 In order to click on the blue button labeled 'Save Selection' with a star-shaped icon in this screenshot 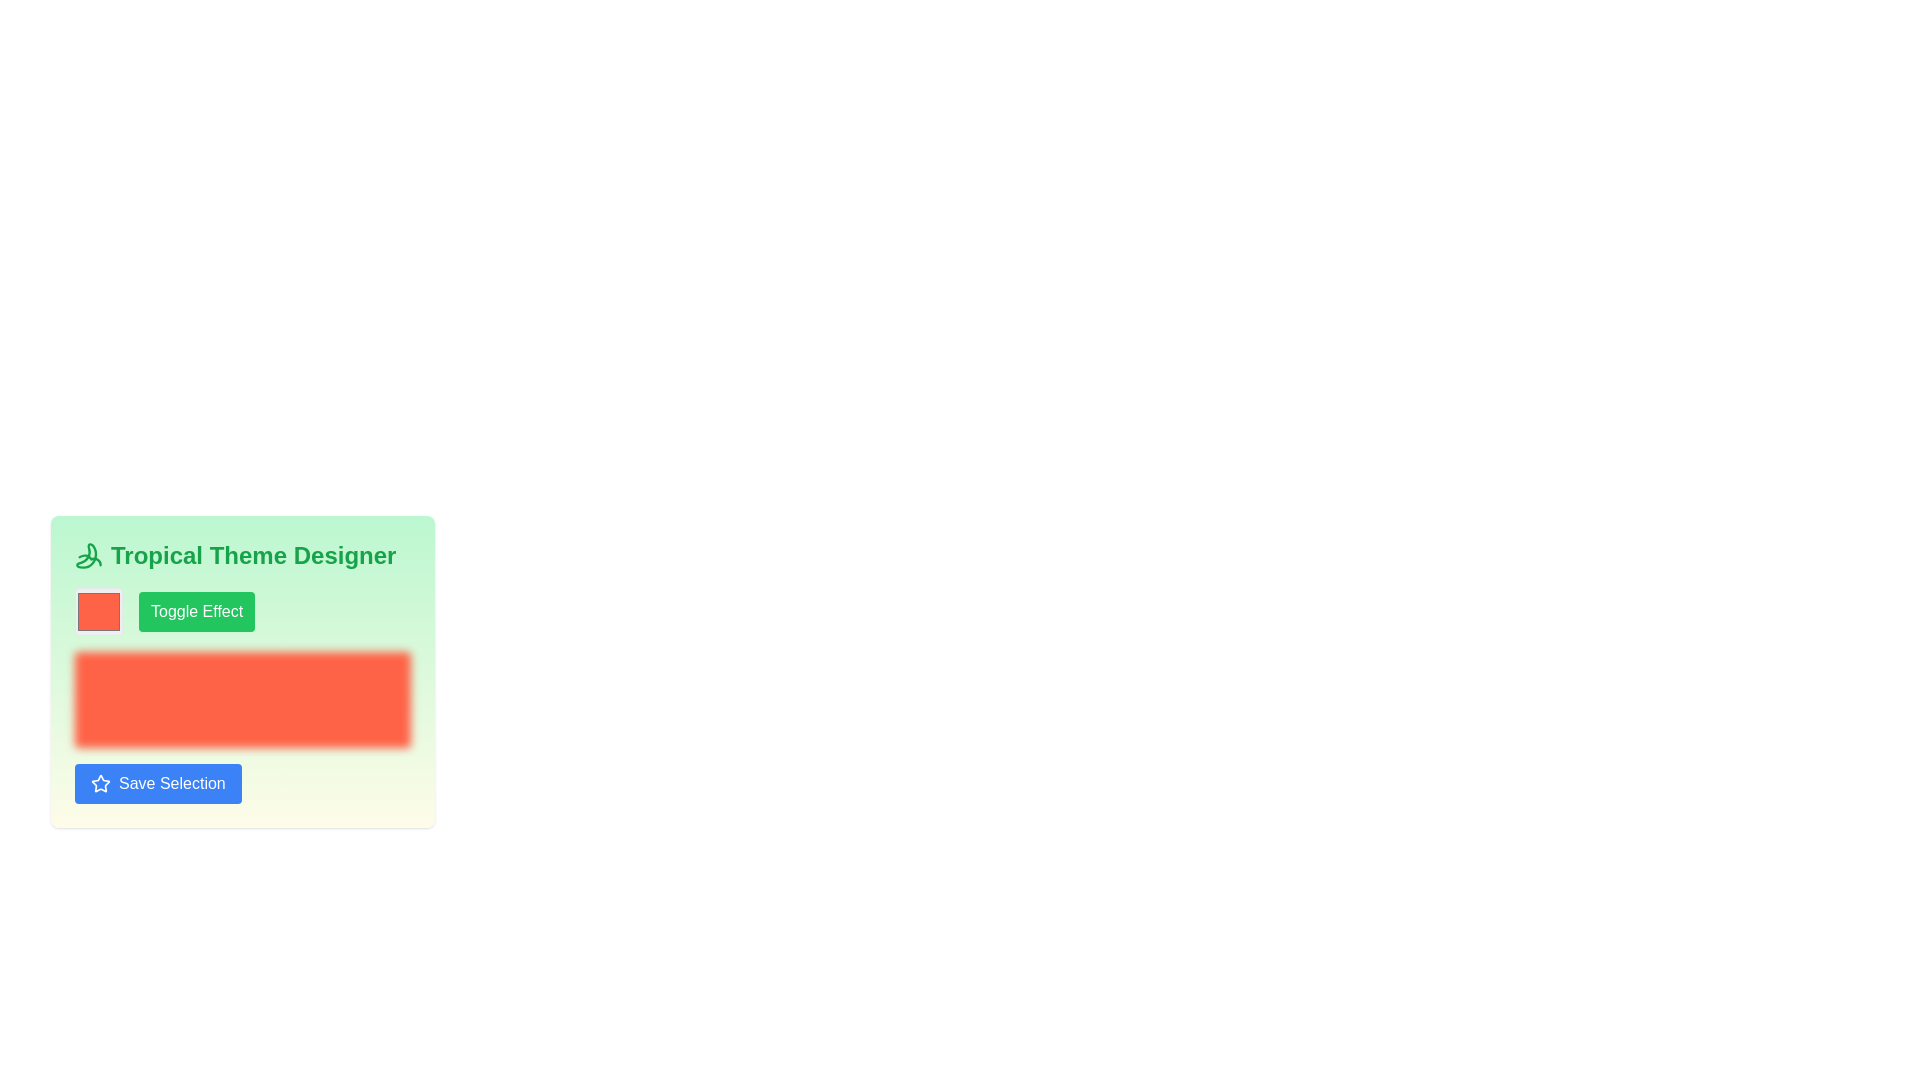, I will do `click(157, 782)`.